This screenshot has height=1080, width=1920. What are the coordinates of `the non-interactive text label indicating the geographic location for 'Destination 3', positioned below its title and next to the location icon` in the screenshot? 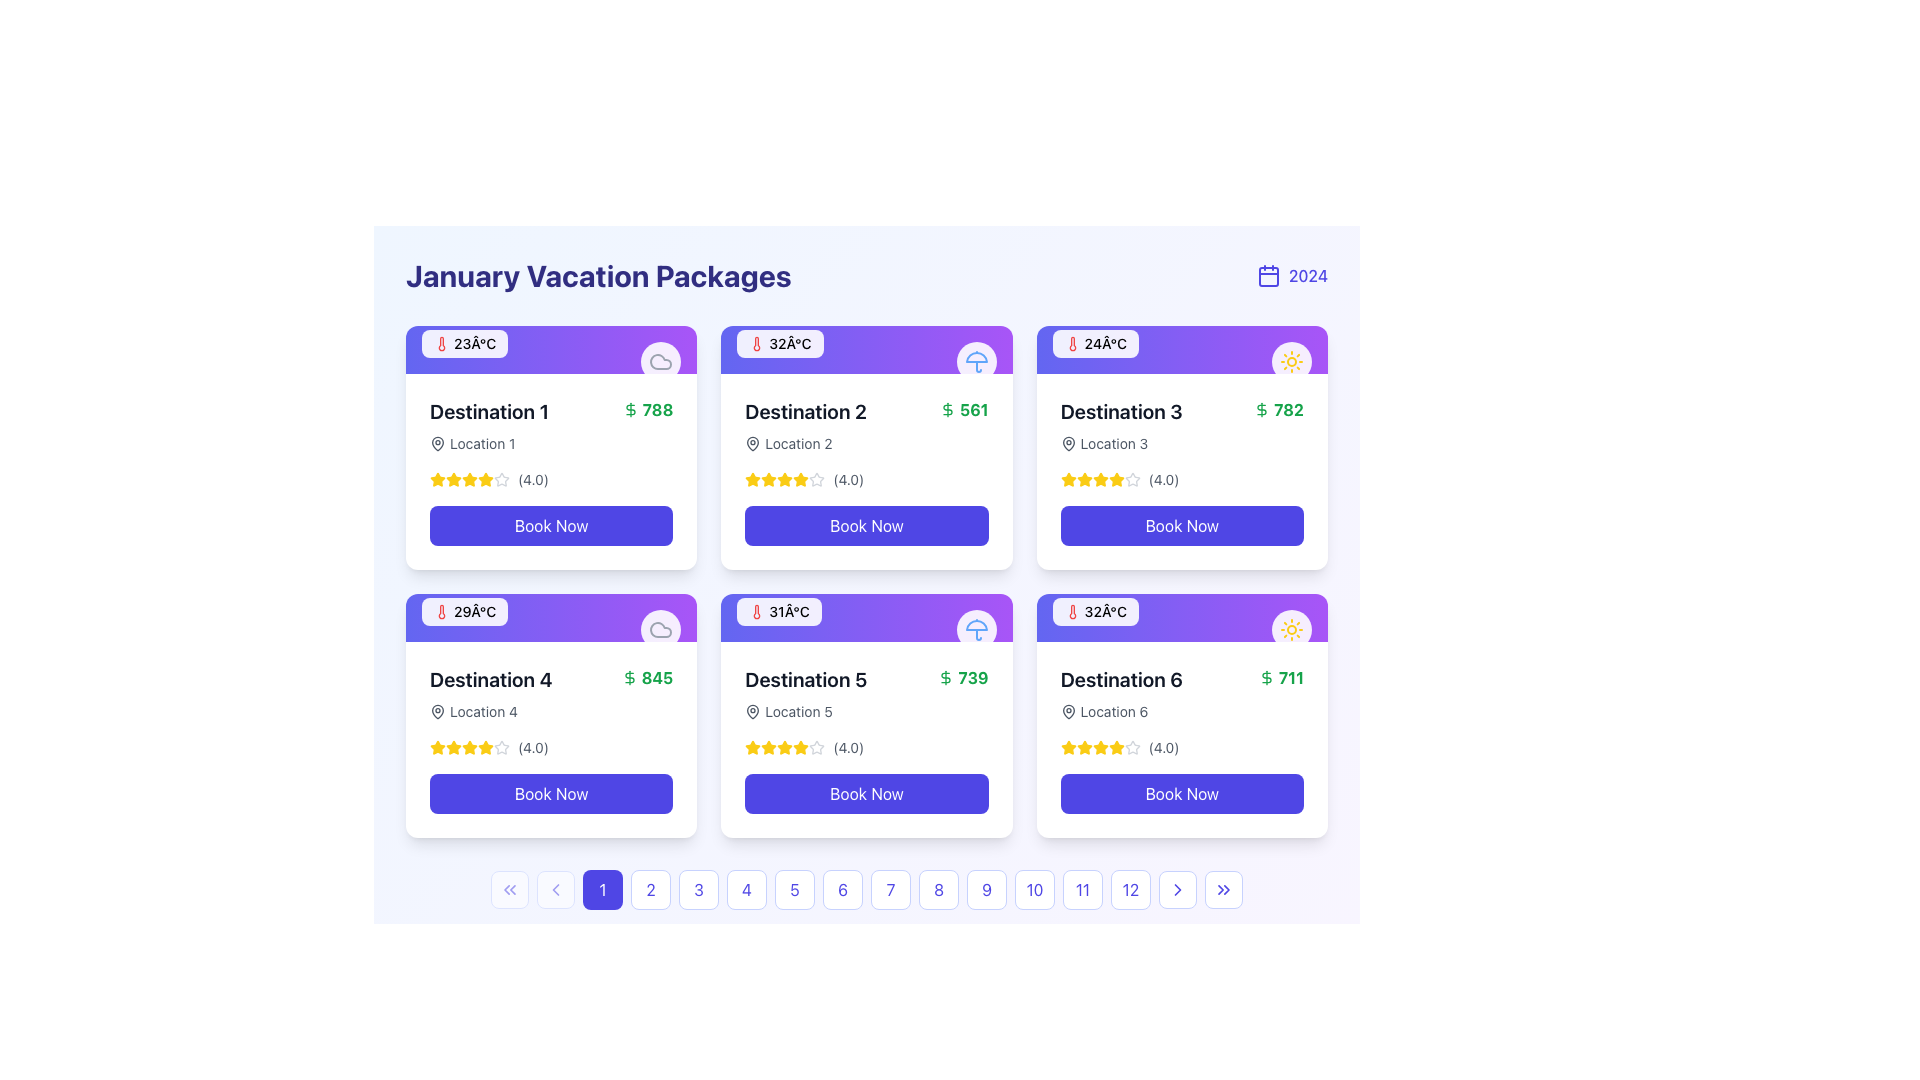 It's located at (1113, 442).